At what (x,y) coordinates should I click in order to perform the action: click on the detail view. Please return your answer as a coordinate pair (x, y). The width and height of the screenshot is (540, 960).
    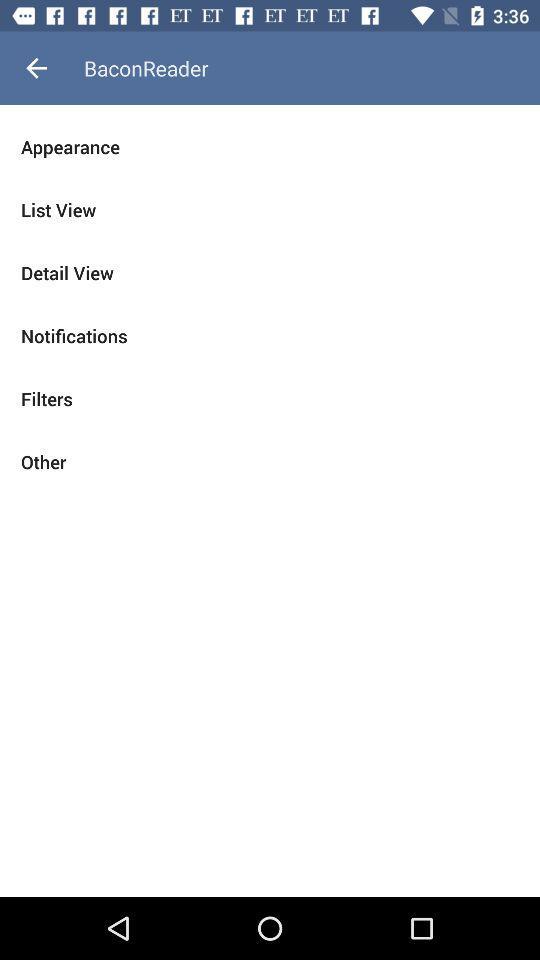
    Looking at the image, I should click on (270, 272).